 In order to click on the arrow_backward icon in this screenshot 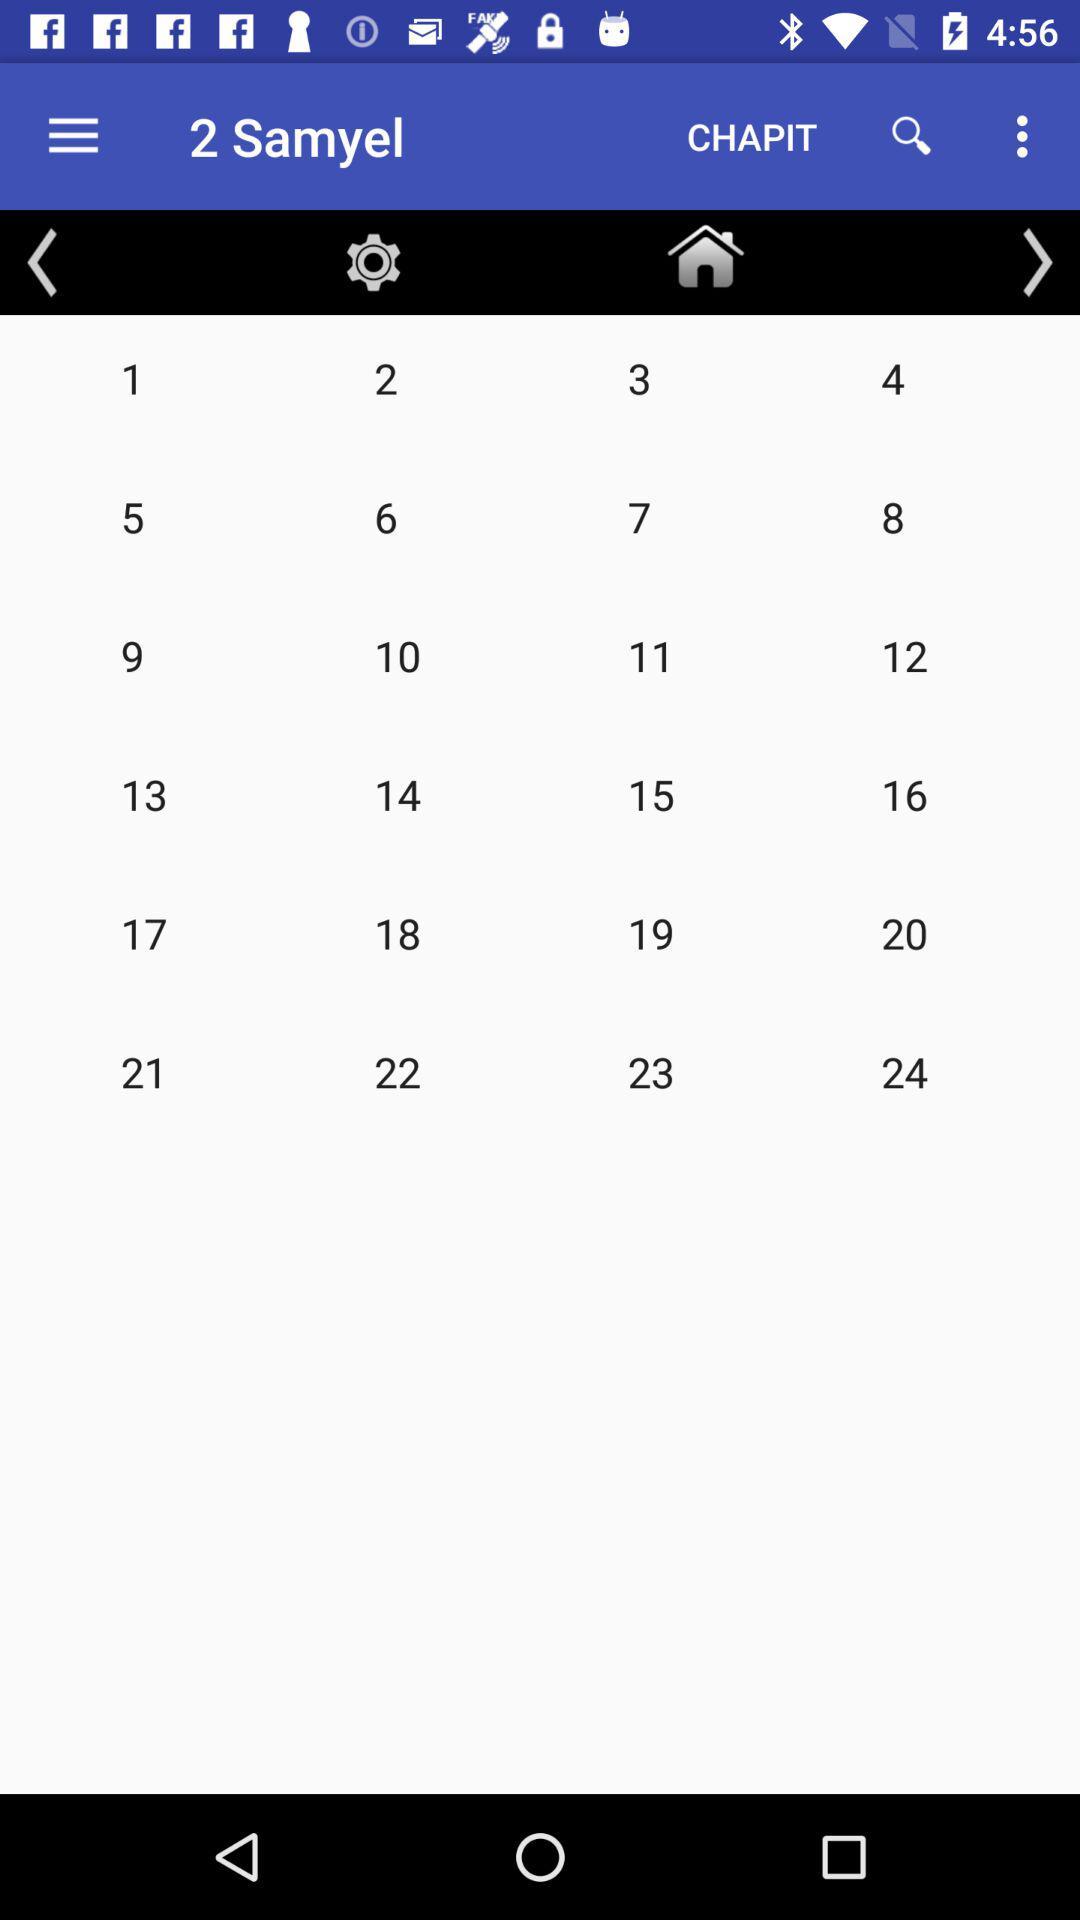, I will do `click(42, 261)`.